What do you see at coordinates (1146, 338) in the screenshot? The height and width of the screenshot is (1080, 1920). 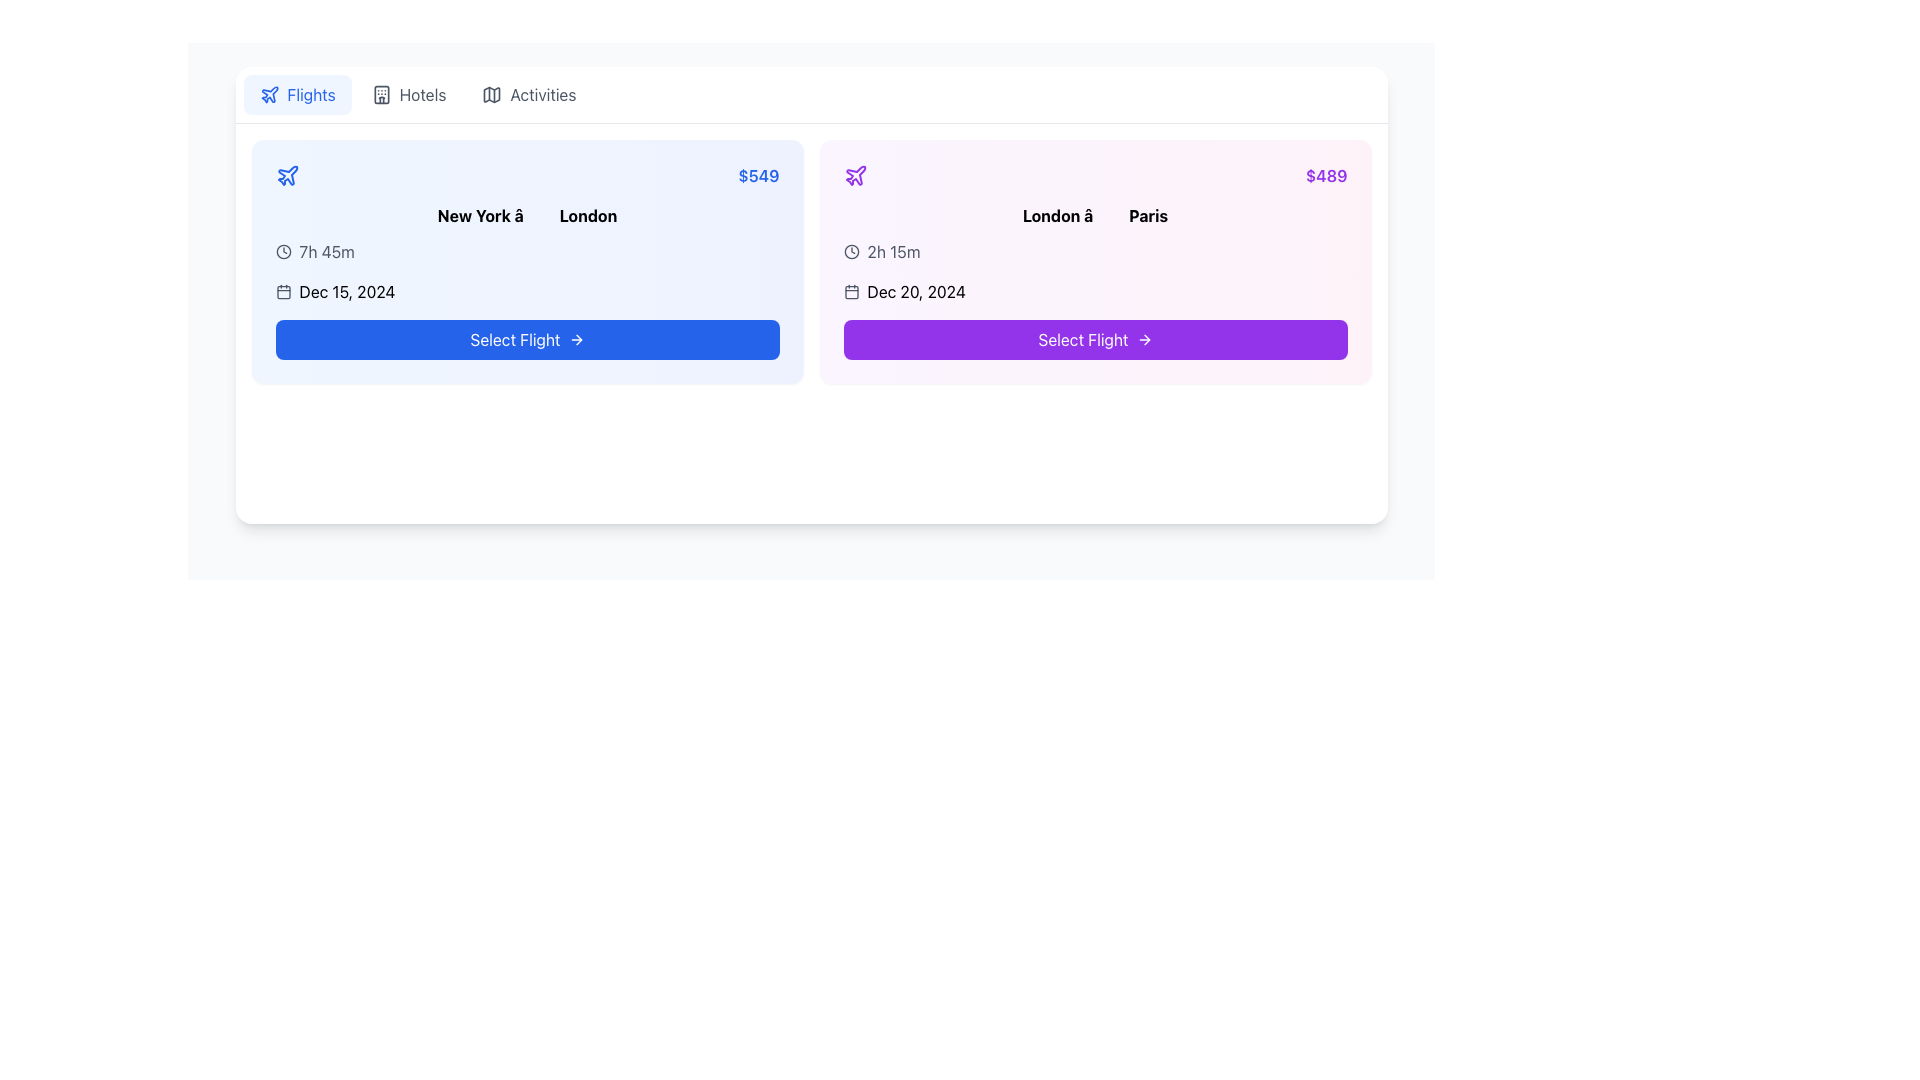 I see `the rightward arrow icon within the 'Select Flight' button on the second card to proceed with the flight option from London to Paris` at bounding box center [1146, 338].